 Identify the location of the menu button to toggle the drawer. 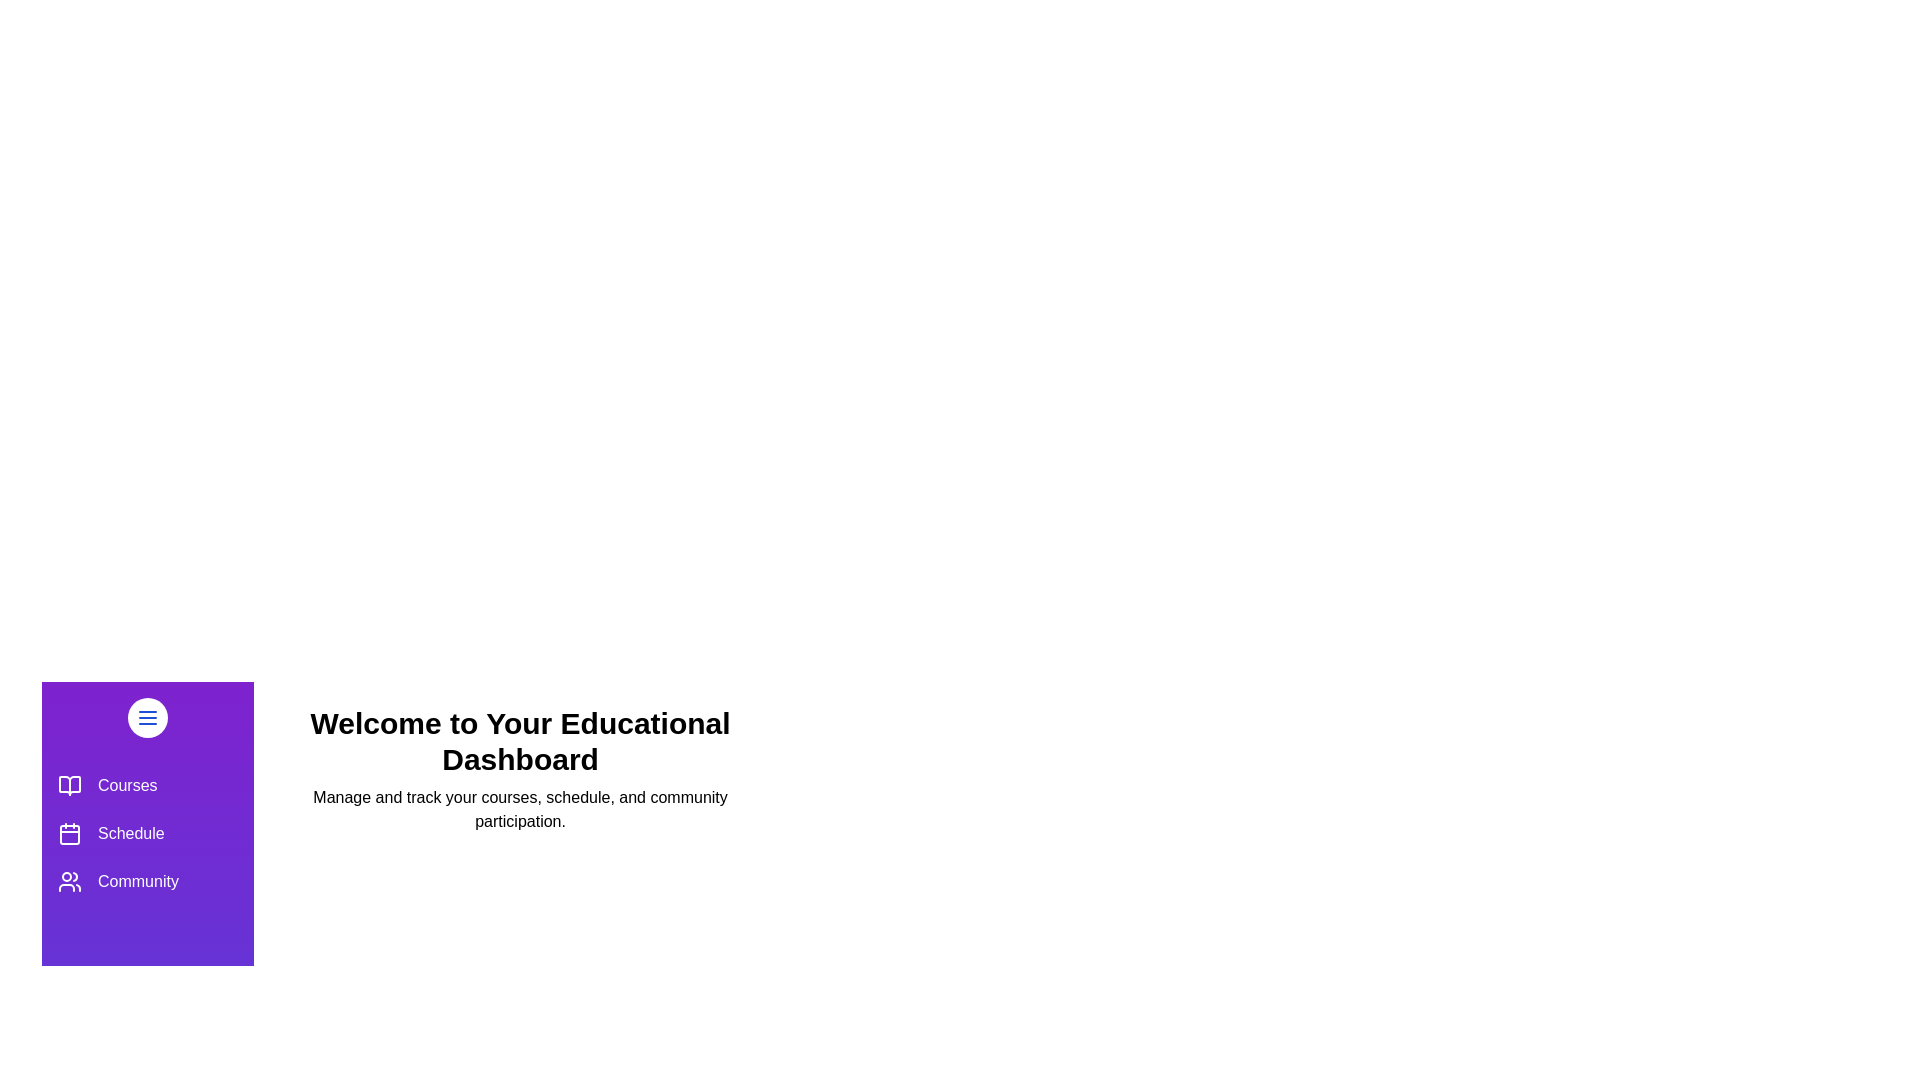
(147, 716).